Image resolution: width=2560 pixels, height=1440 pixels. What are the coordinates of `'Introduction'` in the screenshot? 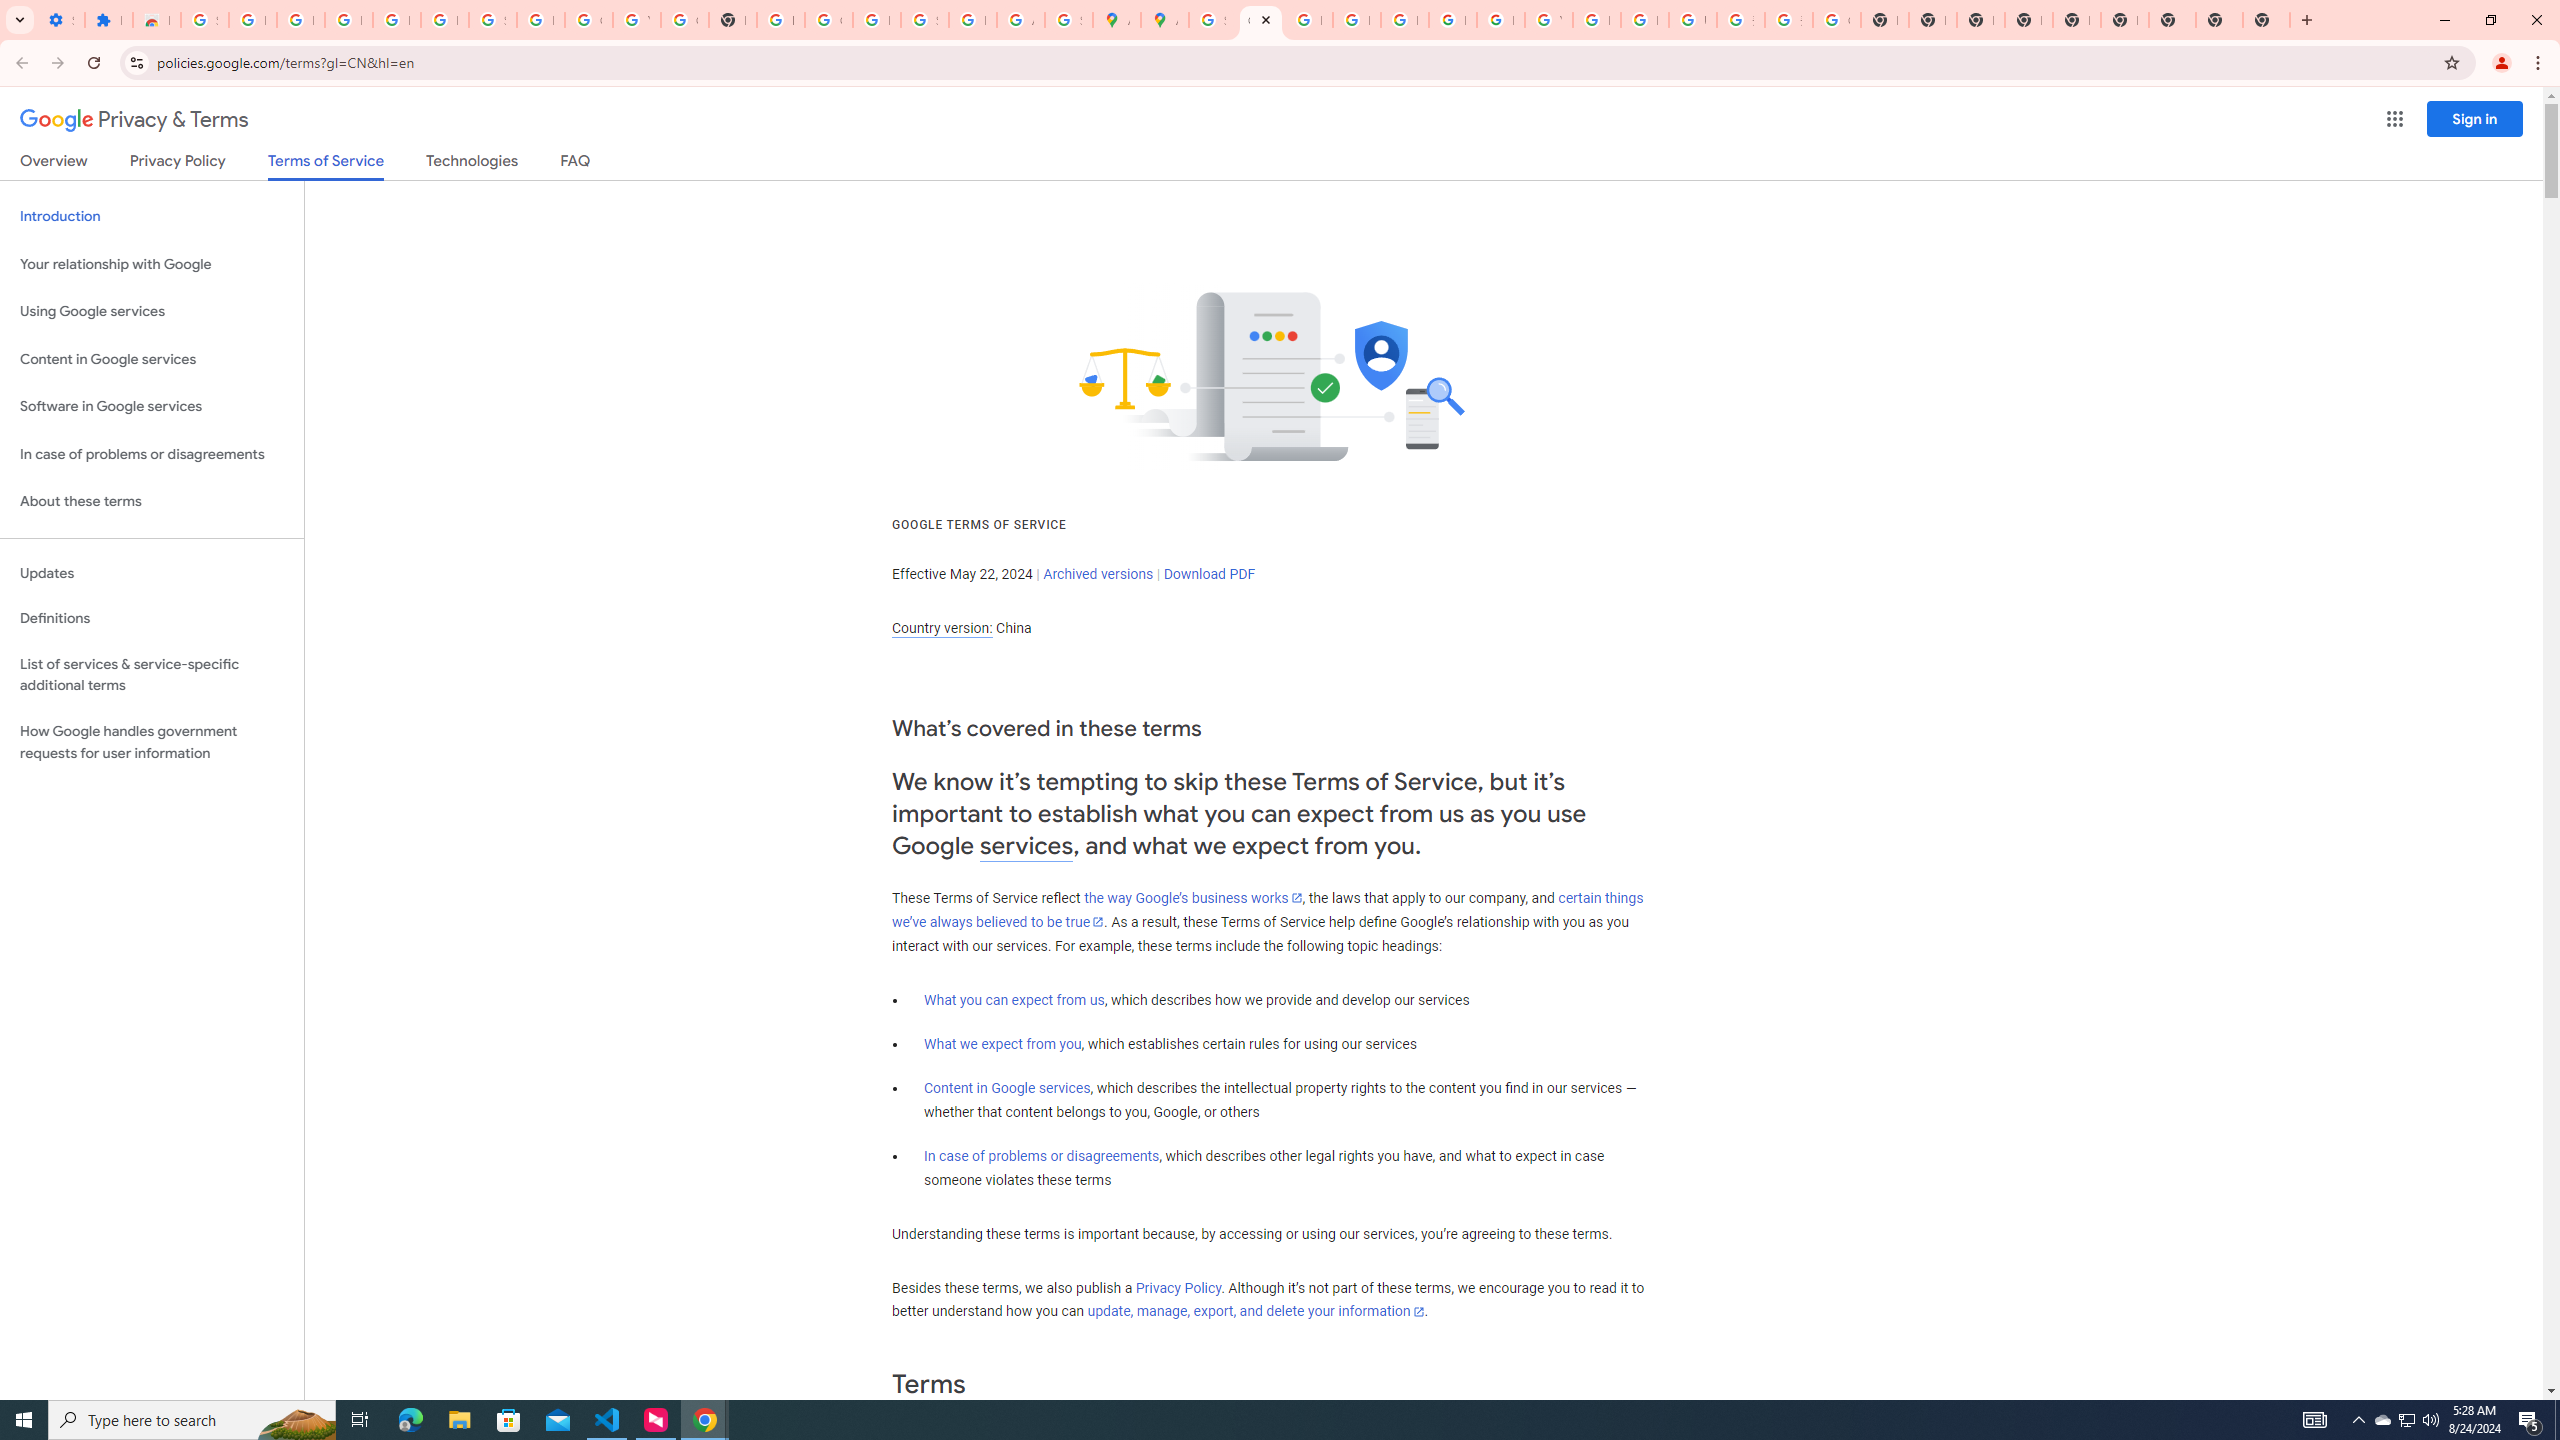 It's located at (151, 215).